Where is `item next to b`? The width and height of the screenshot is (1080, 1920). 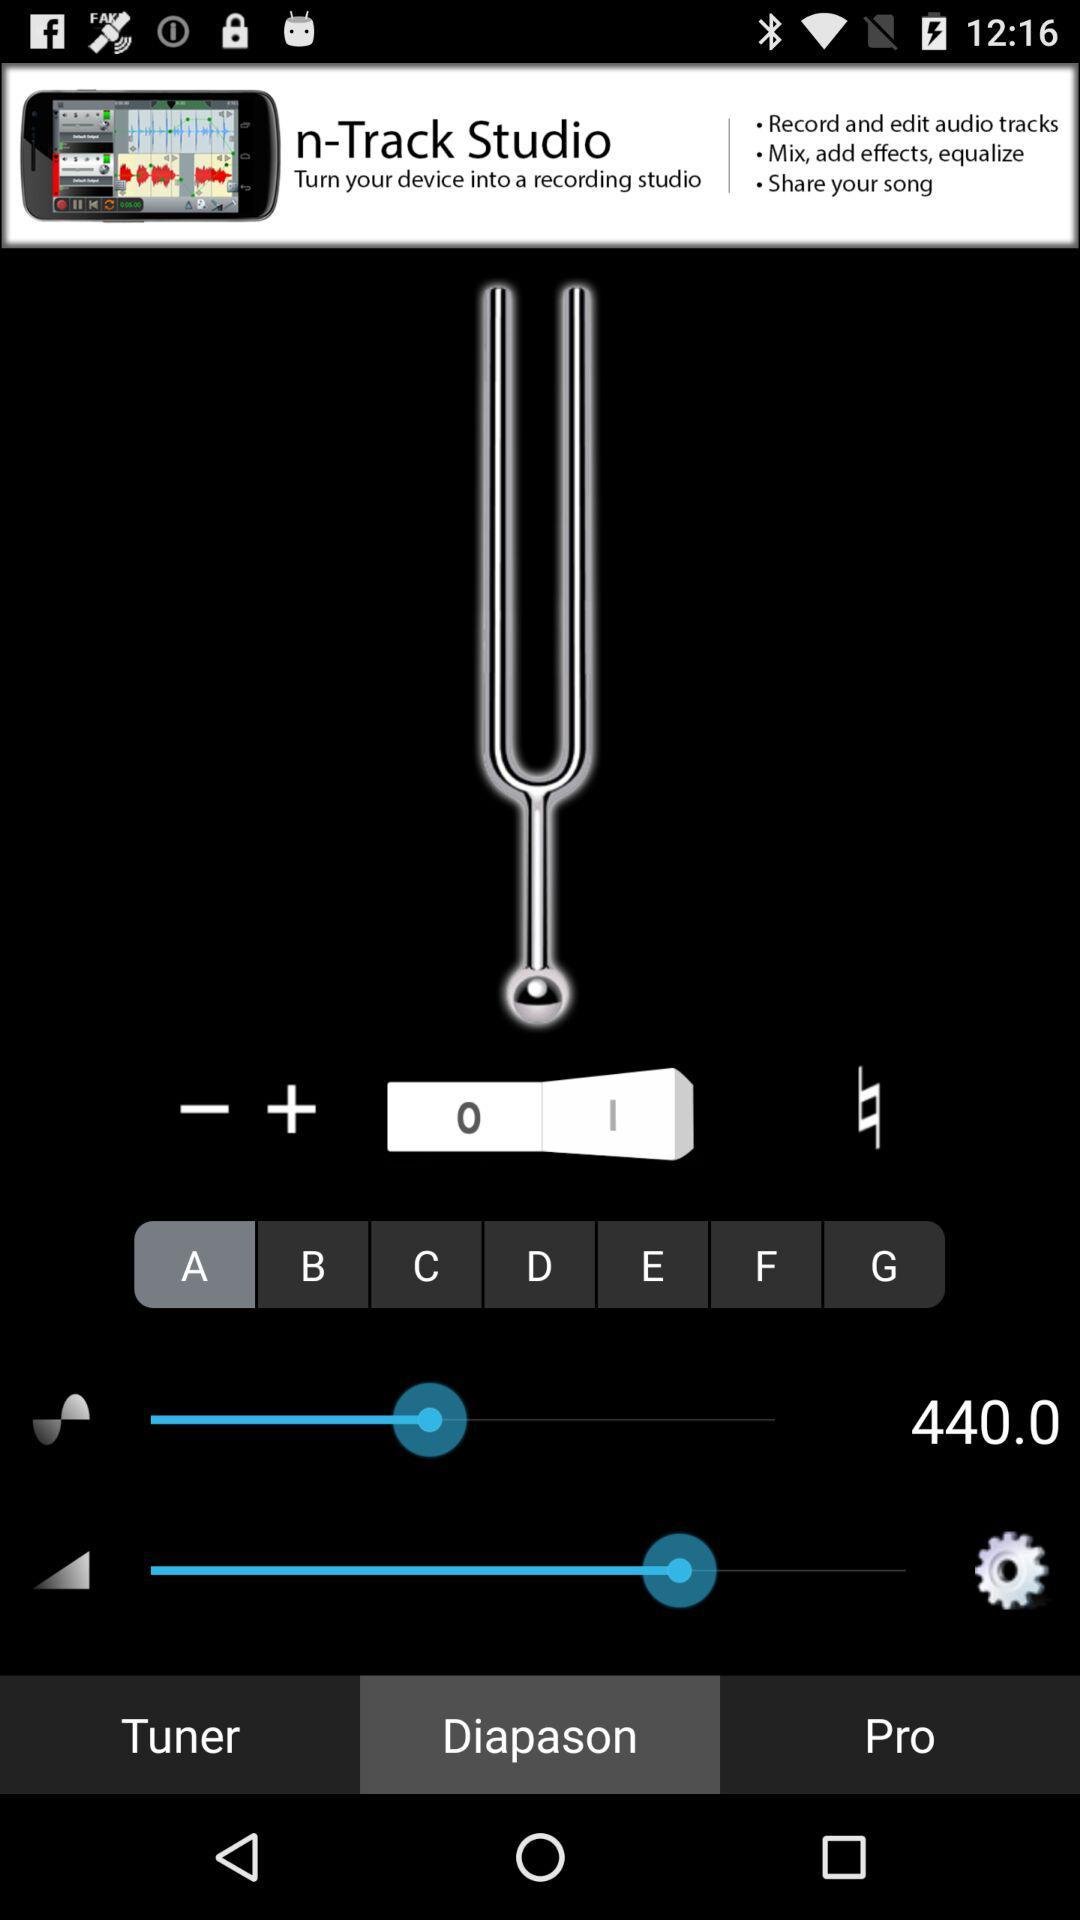 item next to b is located at coordinates (425, 1263).